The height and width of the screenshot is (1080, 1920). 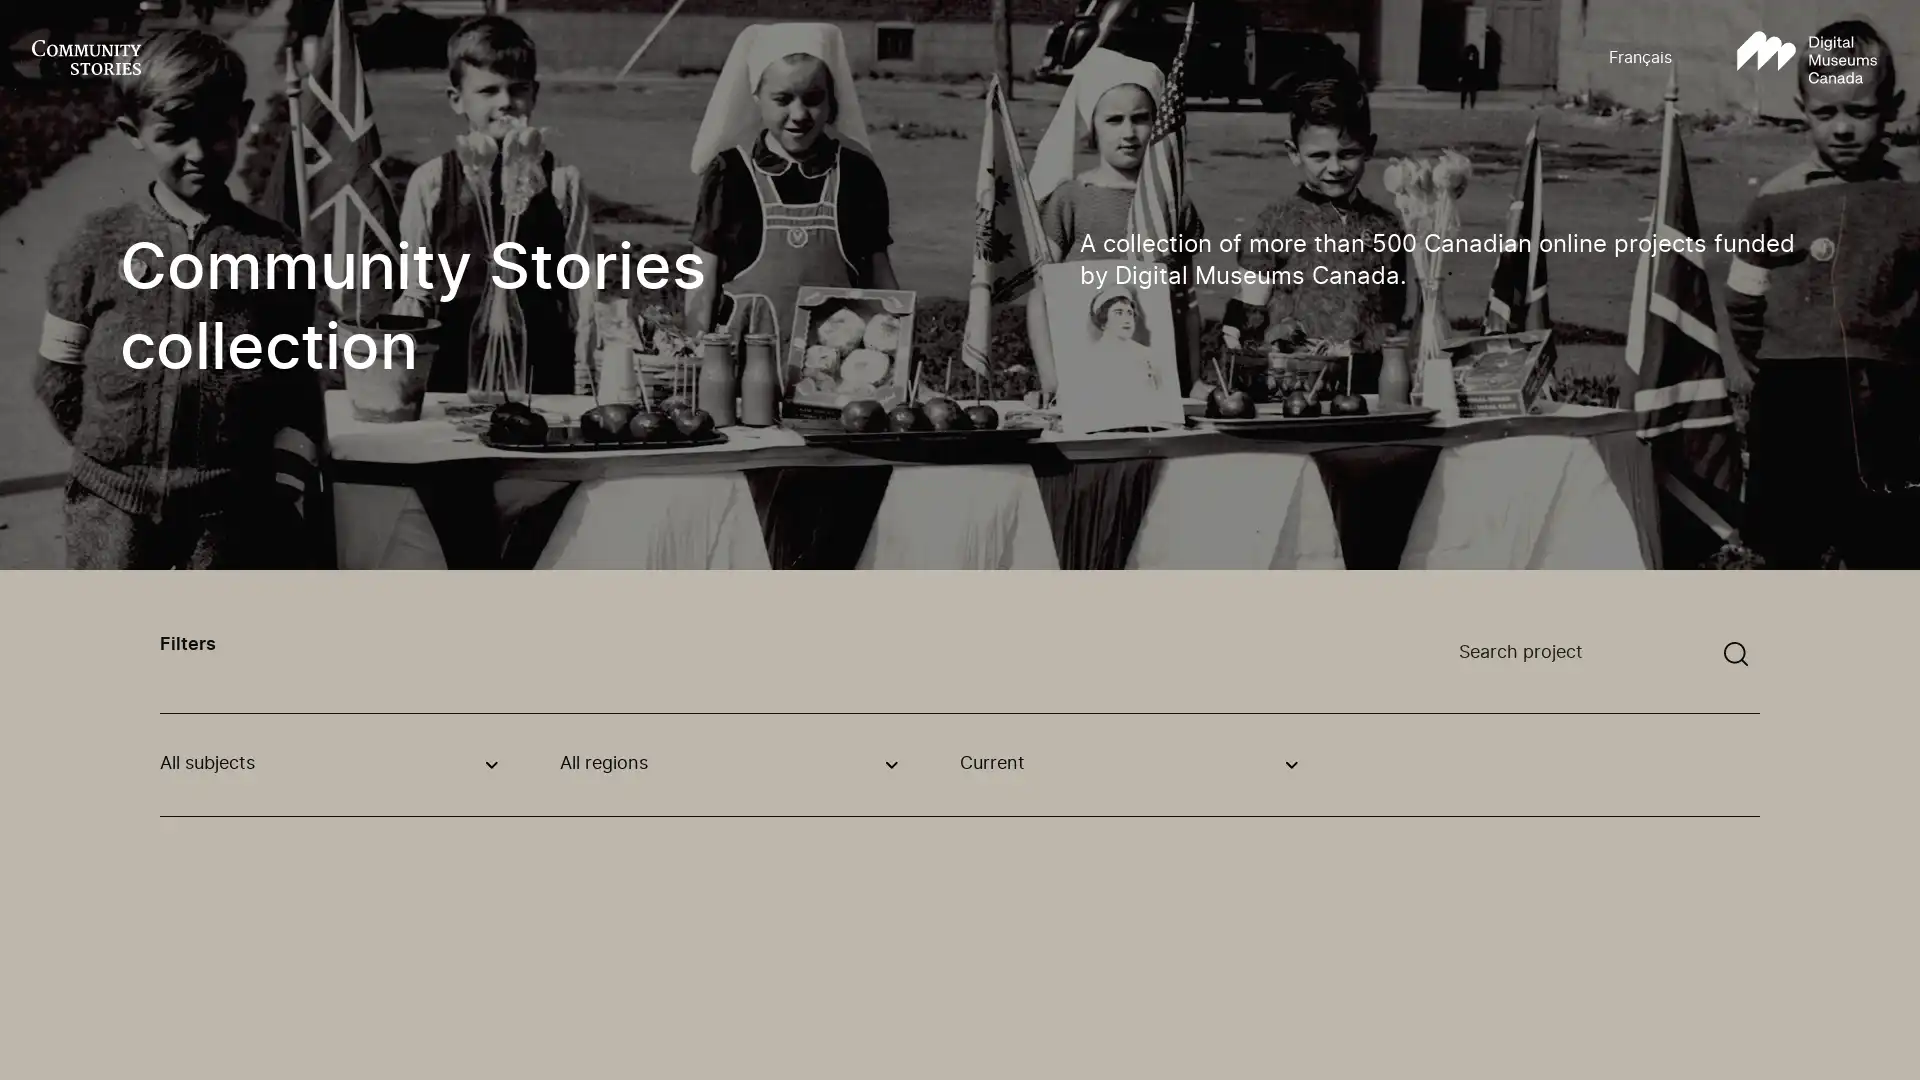 What do you see at coordinates (1806, 57) in the screenshot?
I see `Go to Digital Museums Canada website` at bounding box center [1806, 57].